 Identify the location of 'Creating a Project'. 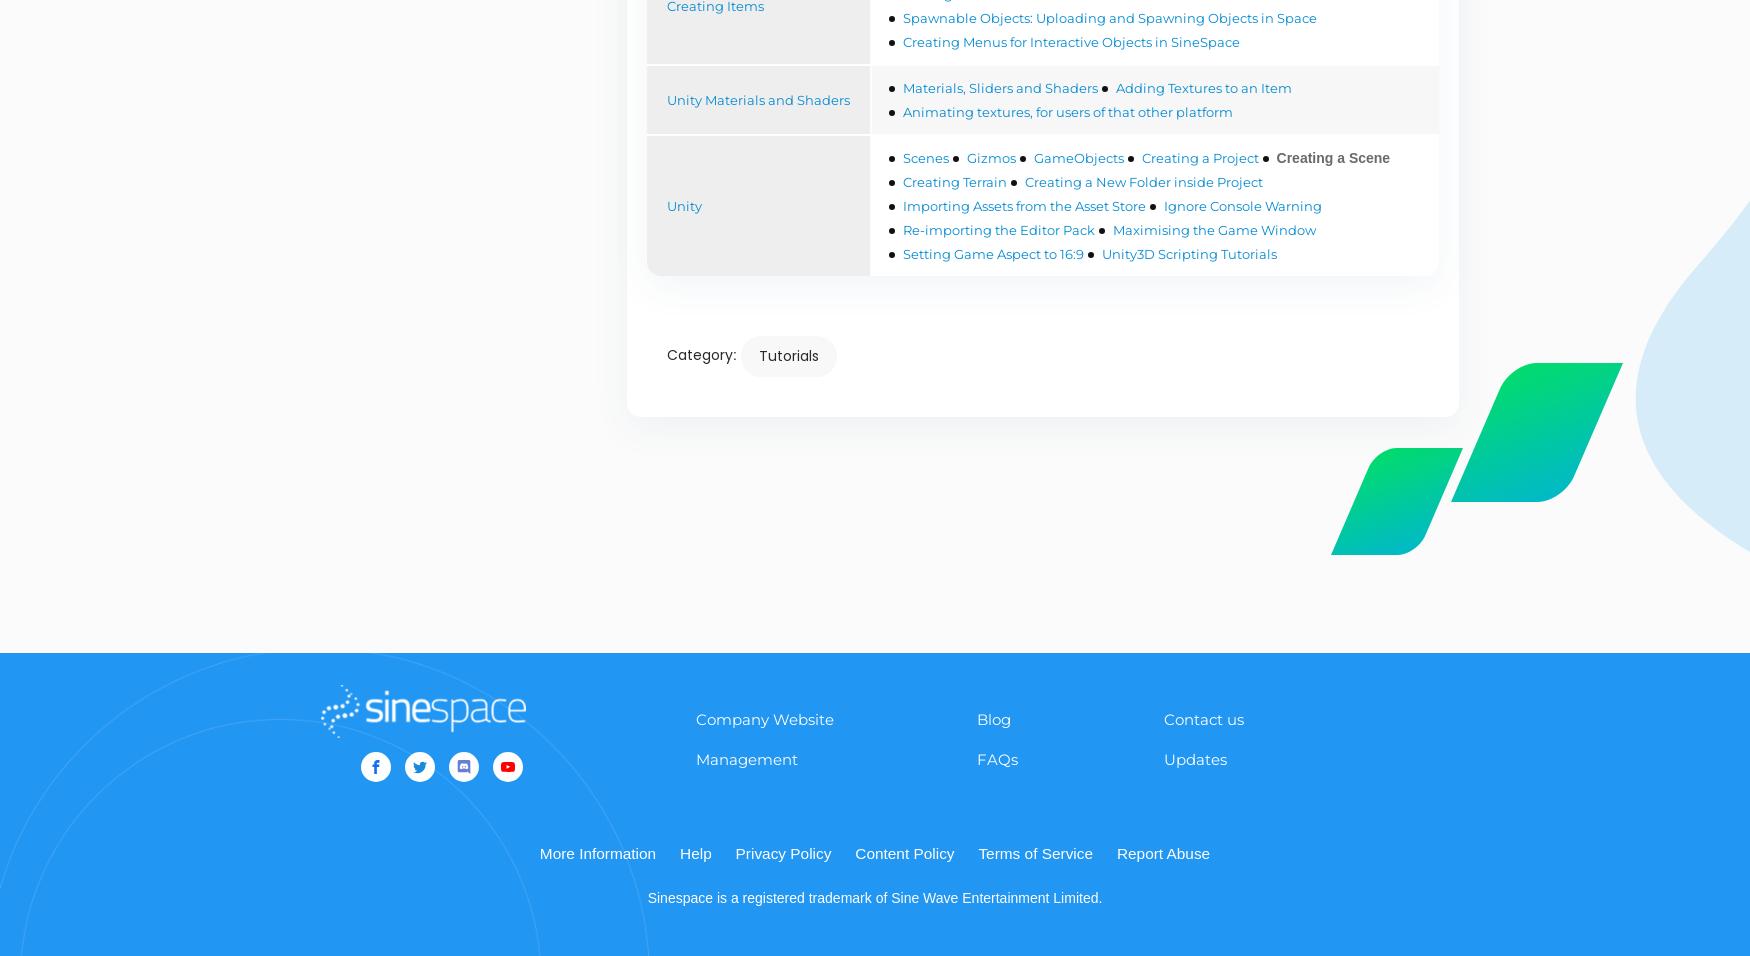
(1199, 156).